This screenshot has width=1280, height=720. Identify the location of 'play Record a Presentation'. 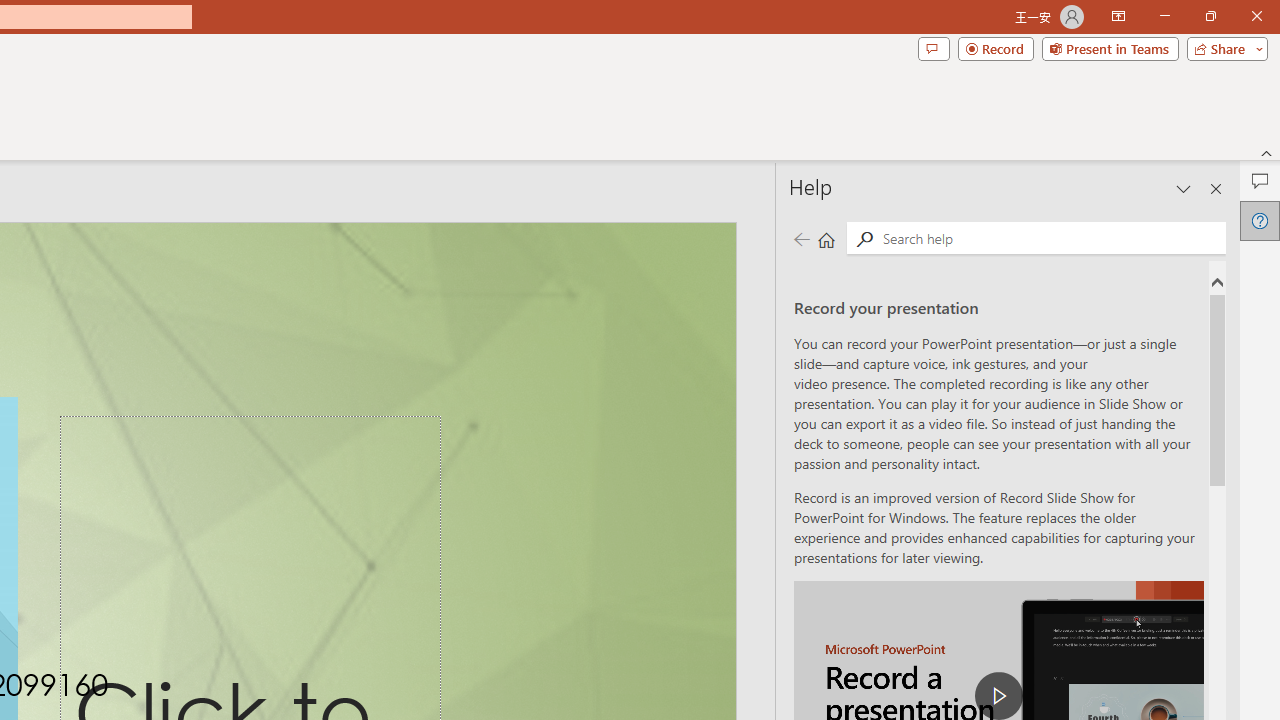
(999, 694).